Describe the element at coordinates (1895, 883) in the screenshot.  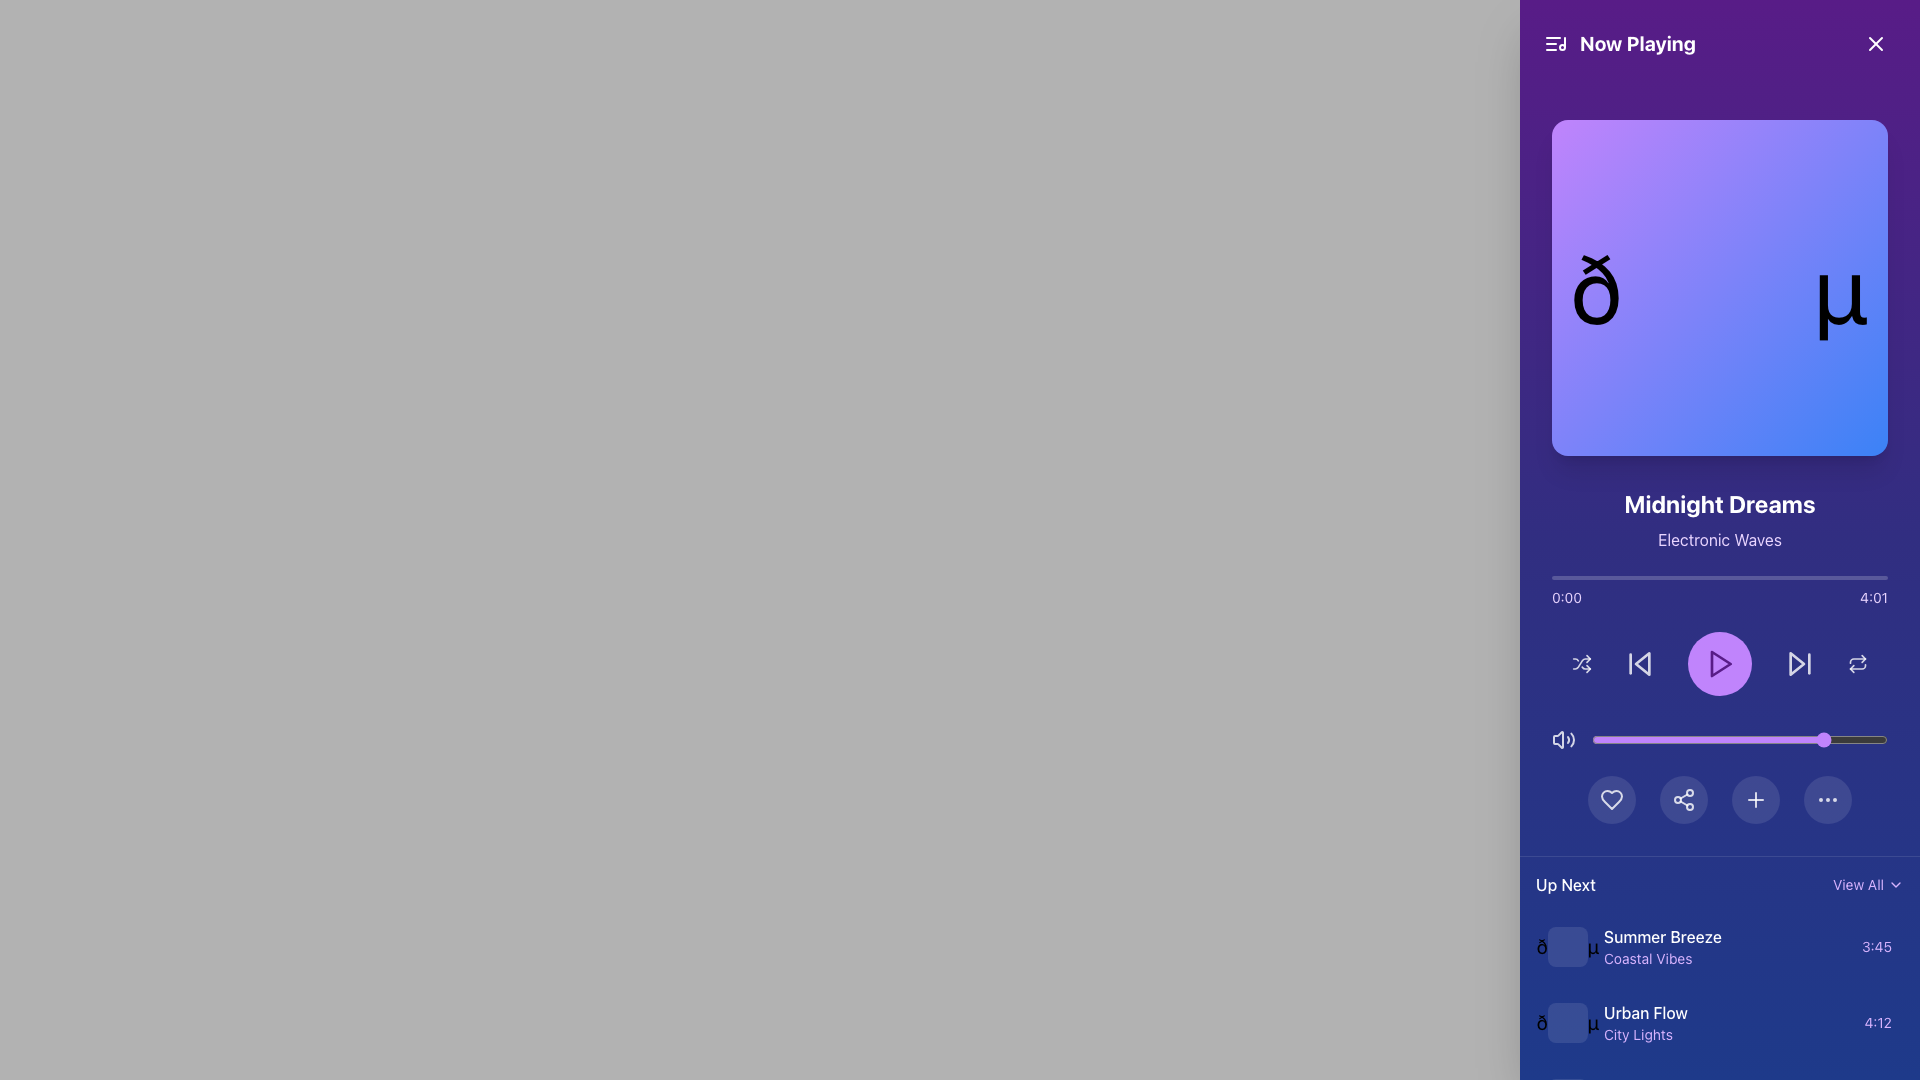
I see `the chevron down icon located to the right of the 'View All' text label in the 'Up Next' section` at that location.